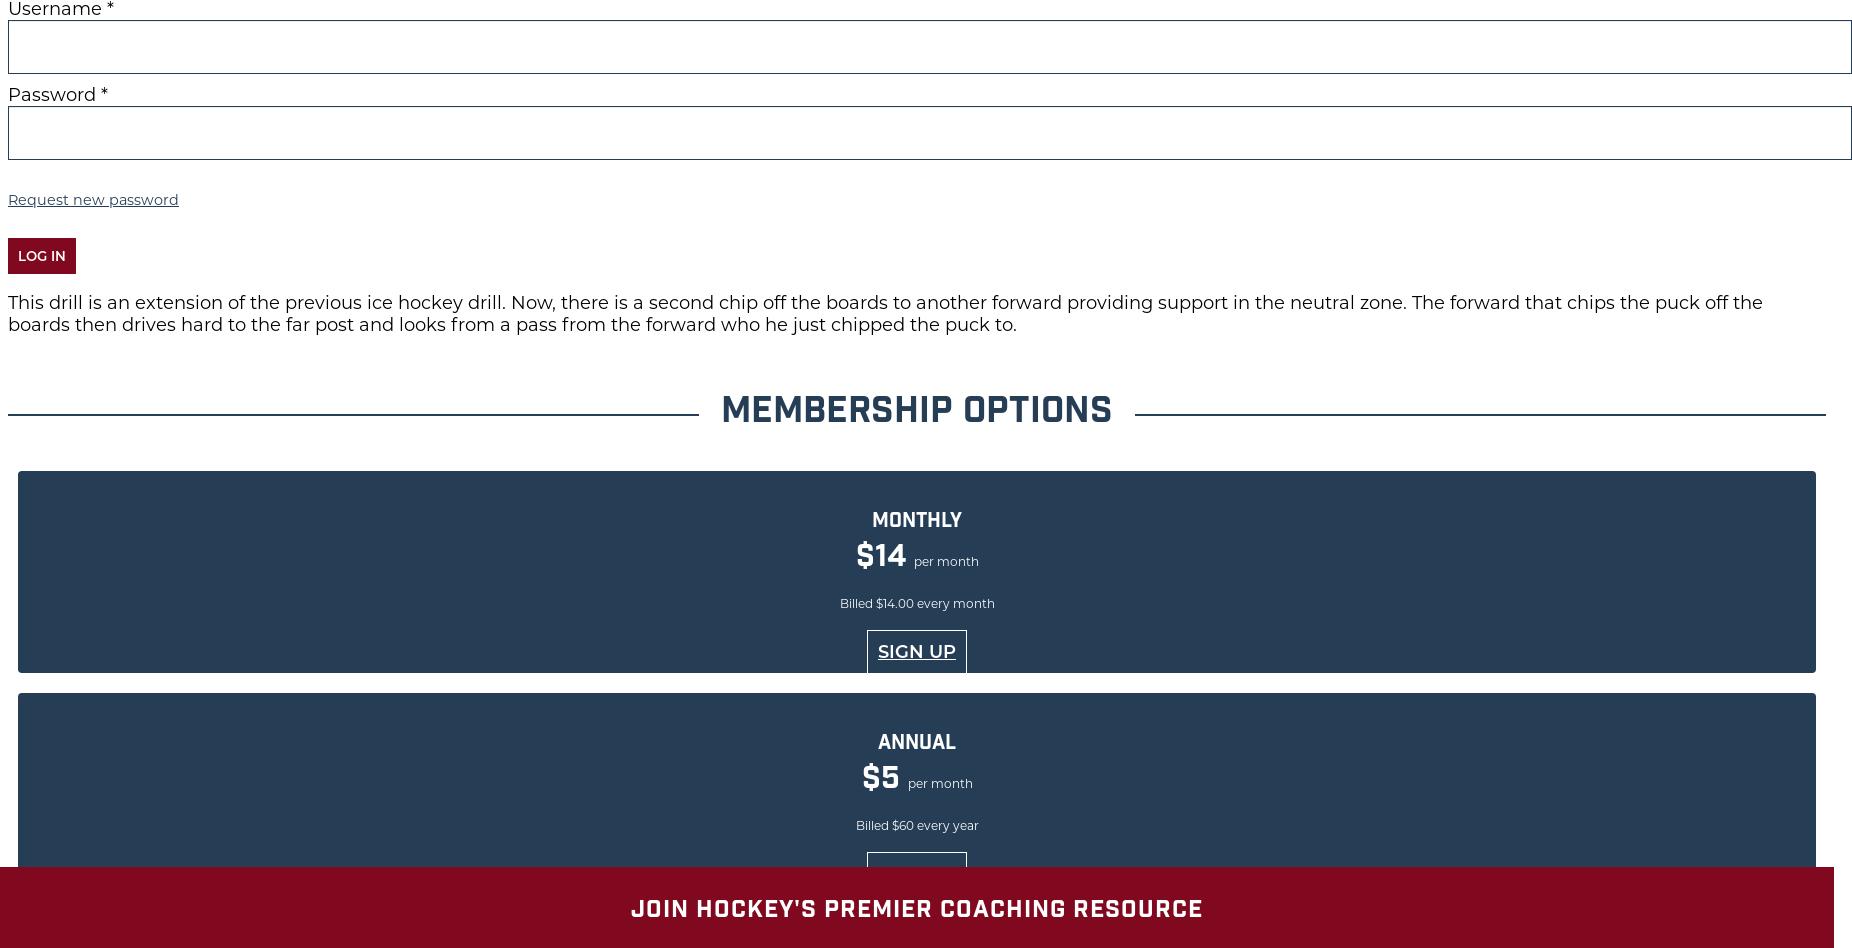  I want to click on 'This drill is an extension of the previous ice hockey drill. Now, there is a second chip off the boards to another forward providing support in the neutral zone. The forward that chips the puck off the boards then drives hard to the far post and looks from a pass from the forward who he just chipped the puck to.', so click(6, 313).